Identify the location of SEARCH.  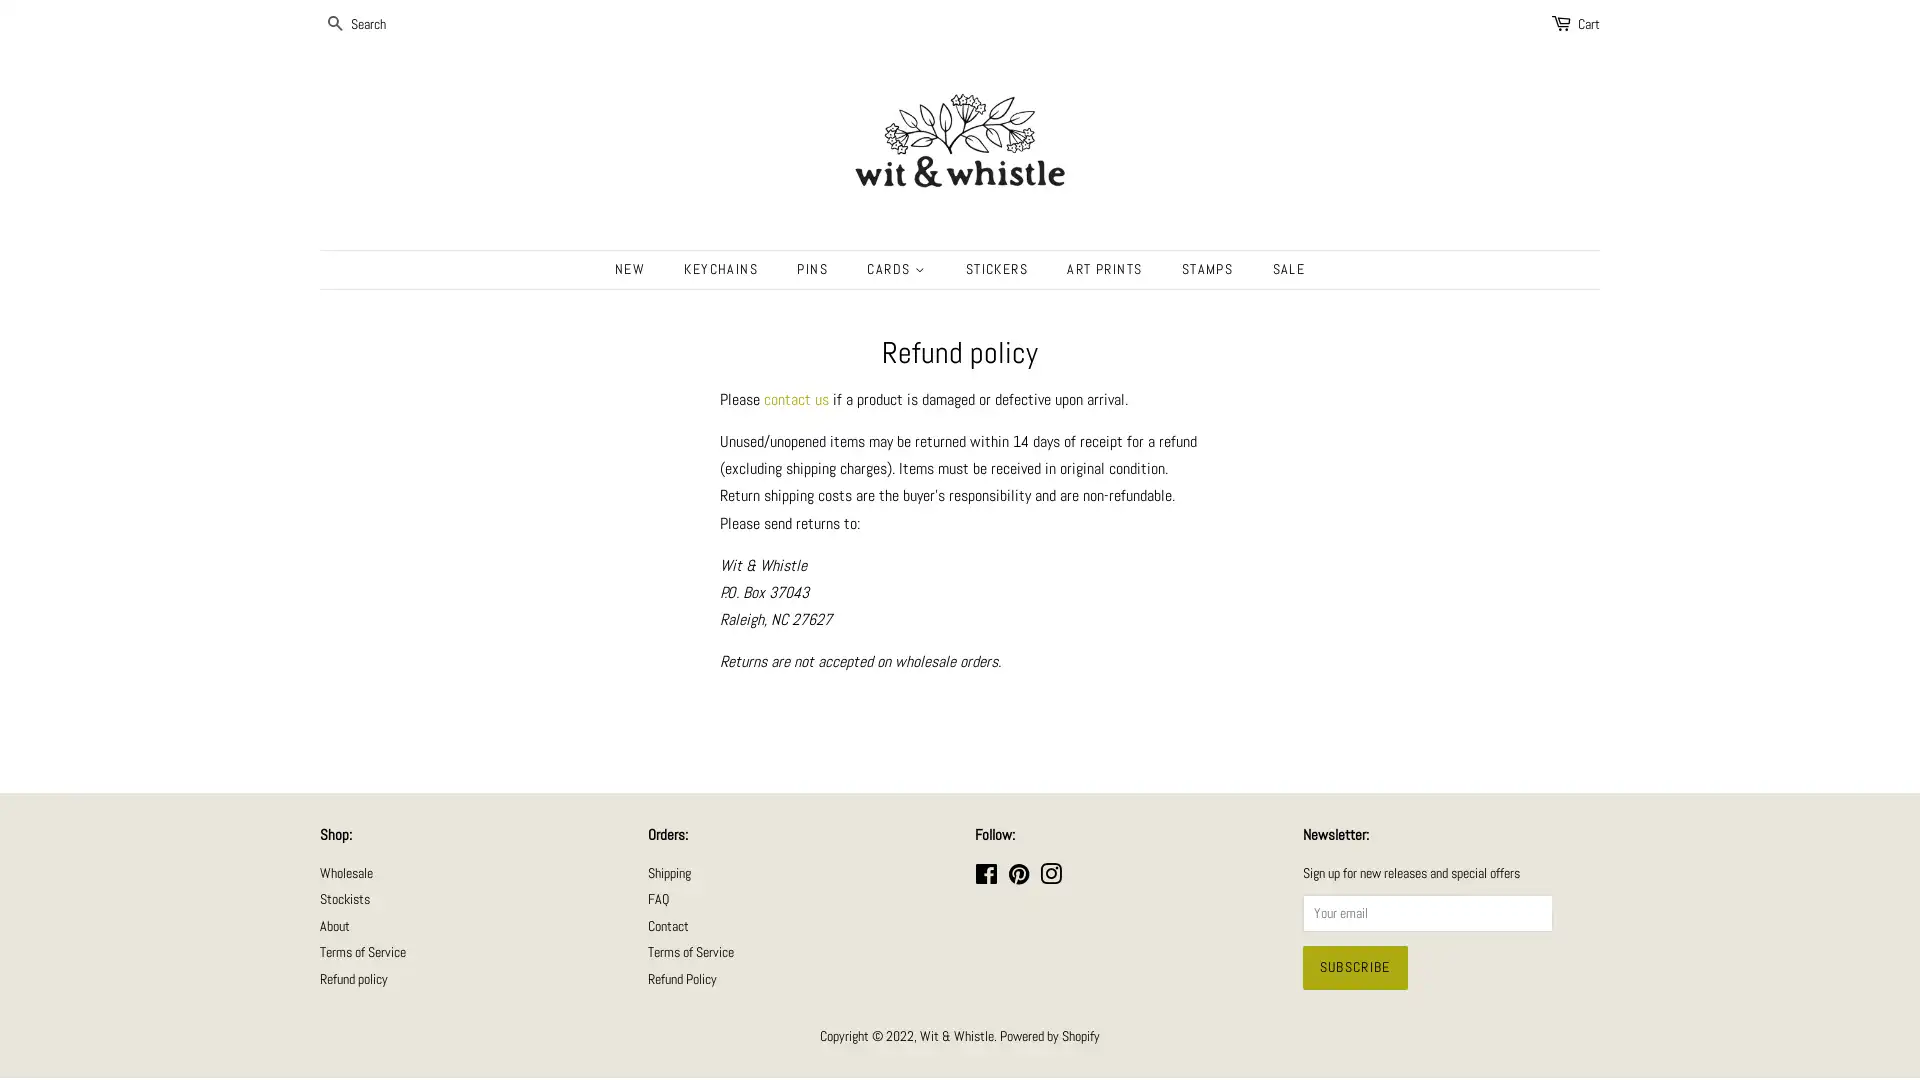
(336, 24).